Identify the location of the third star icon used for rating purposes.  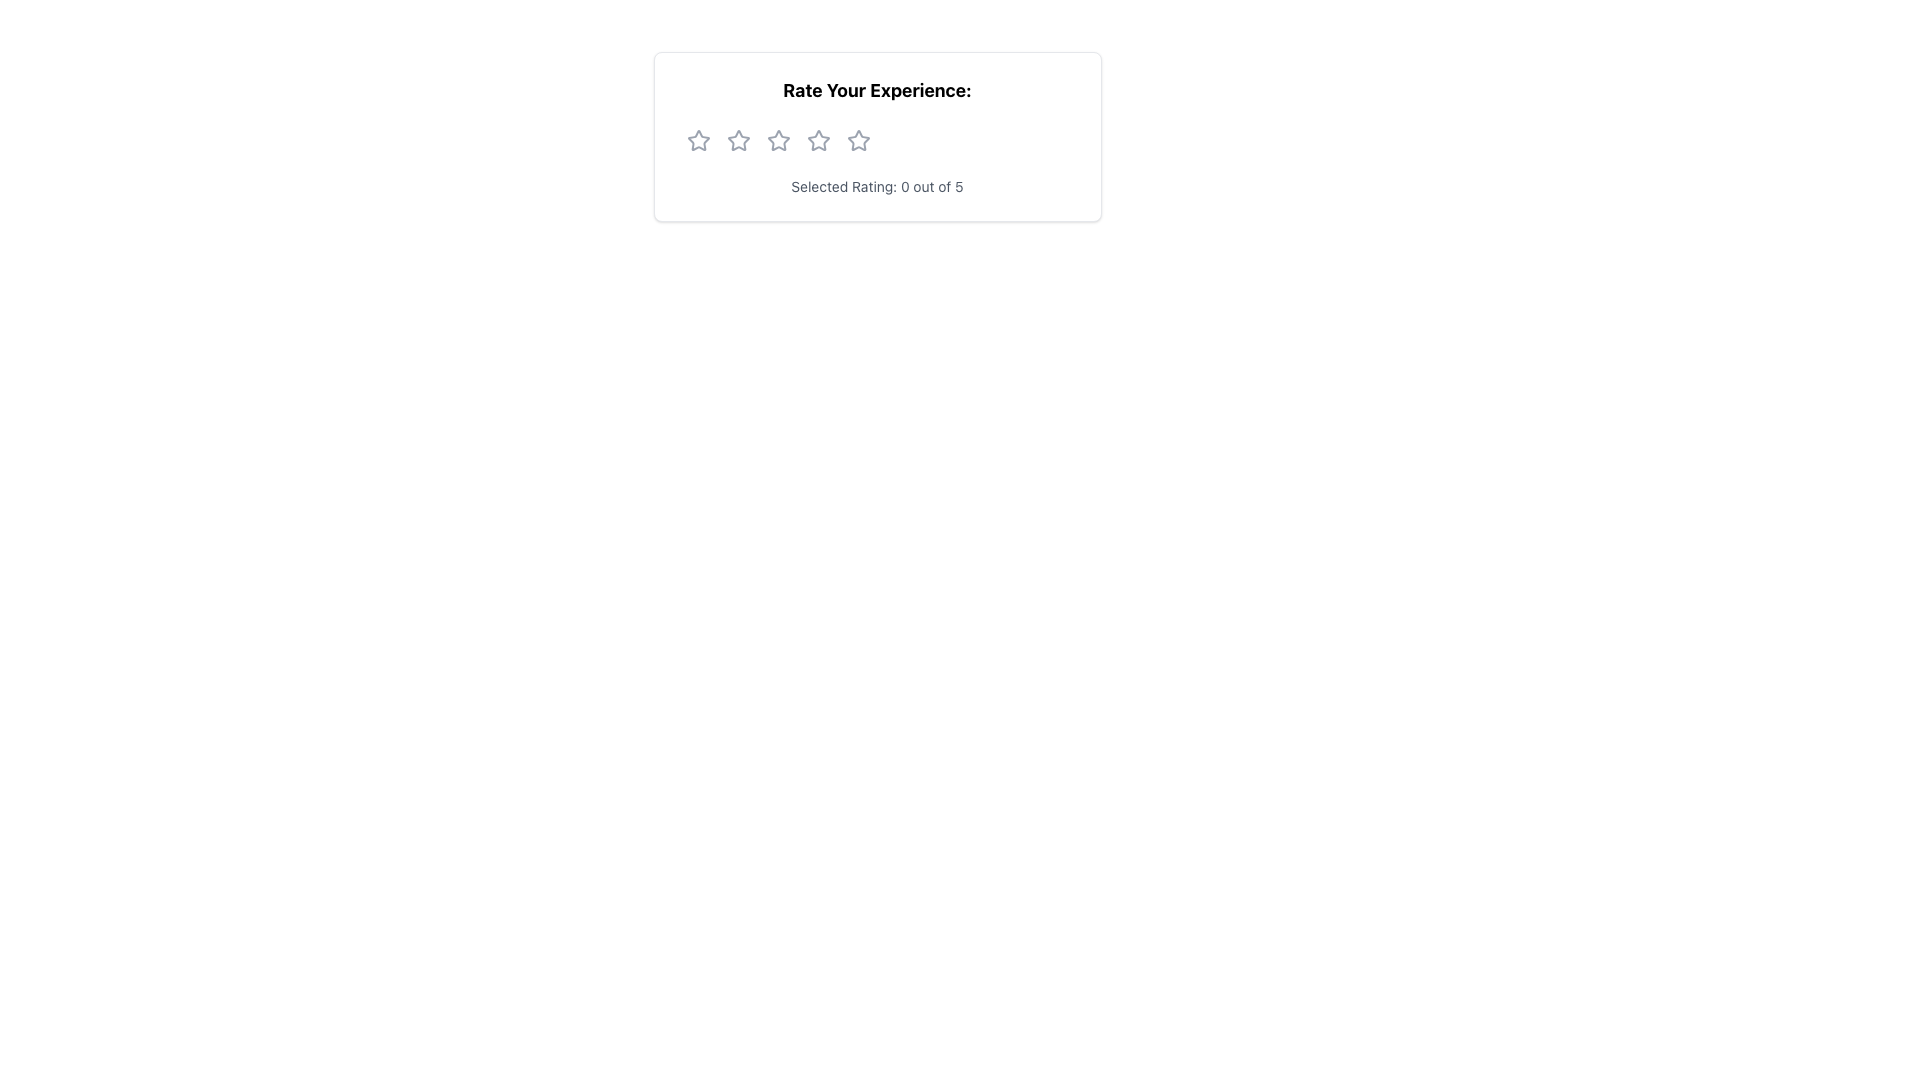
(818, 140).